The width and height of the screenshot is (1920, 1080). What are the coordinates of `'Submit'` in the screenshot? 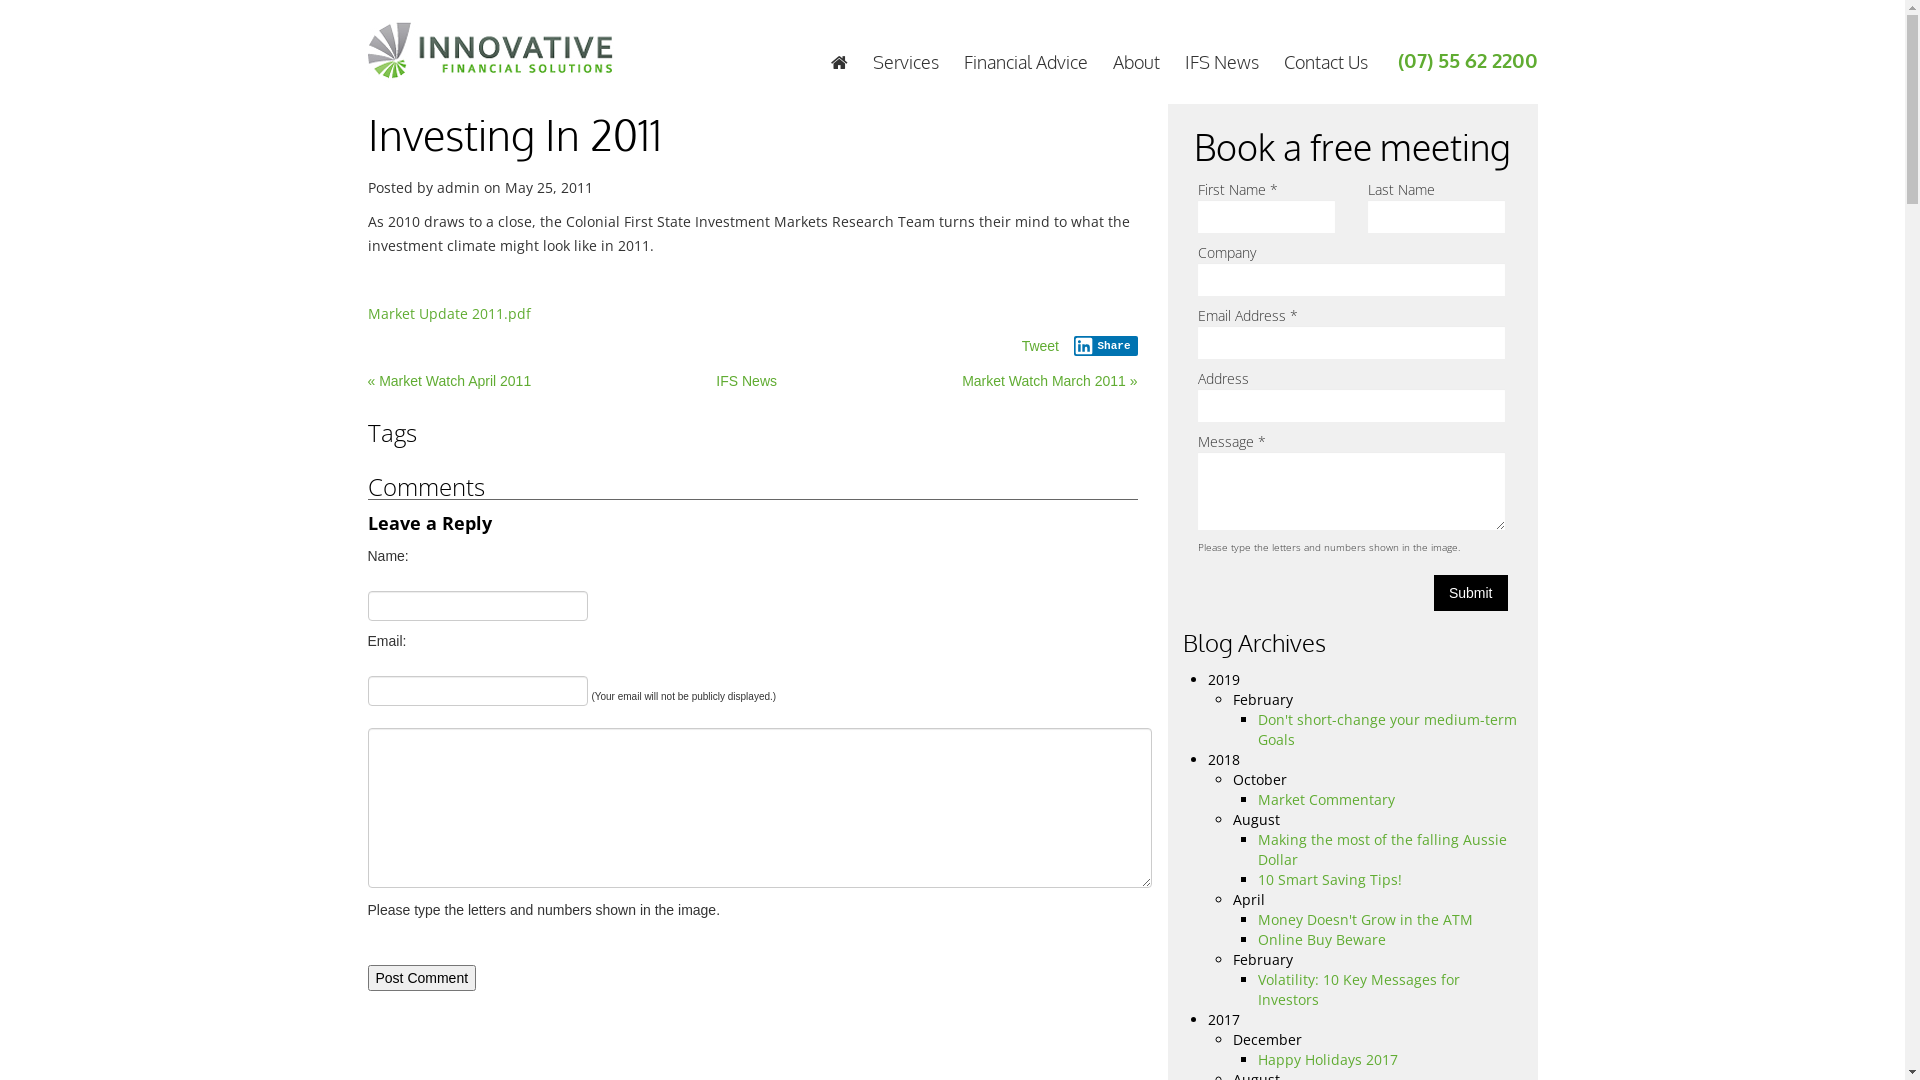 It's located at (1470, 592).